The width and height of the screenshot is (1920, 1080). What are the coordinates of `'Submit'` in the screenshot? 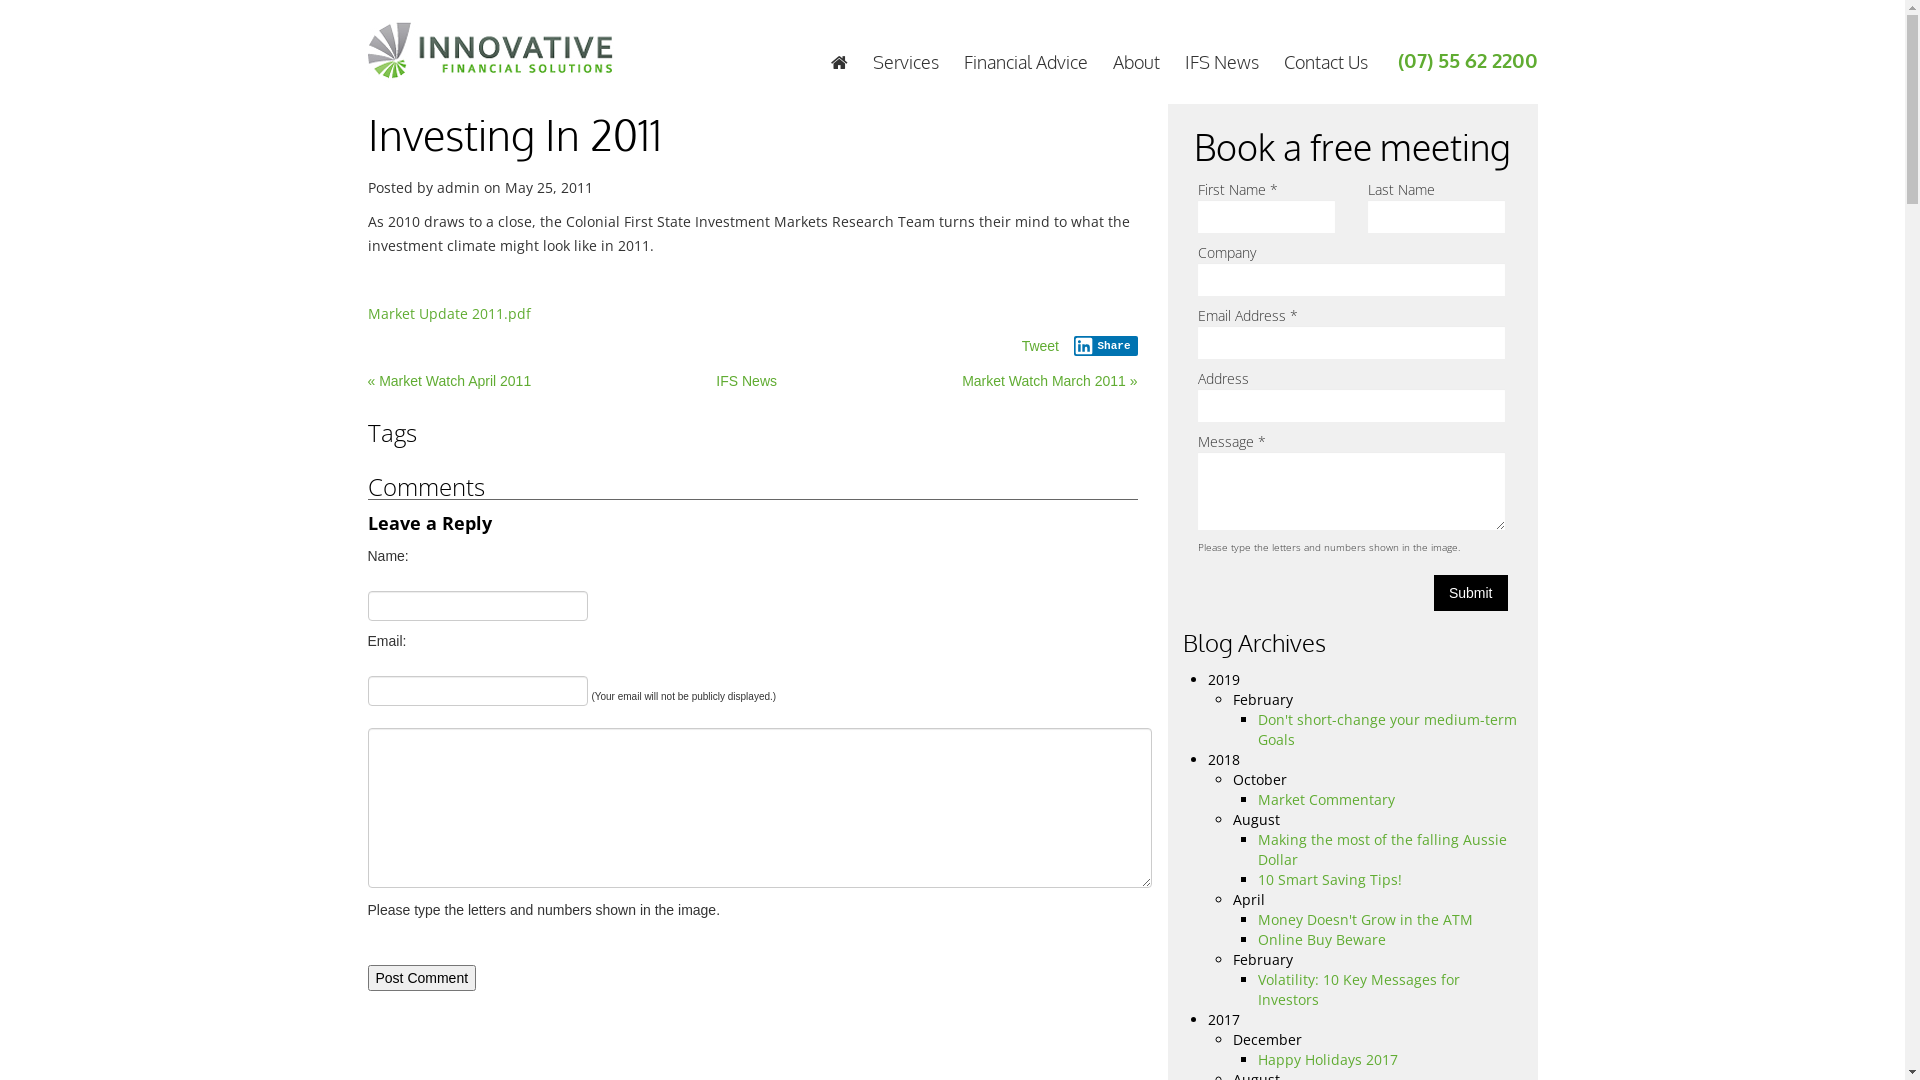 It's located at (1470, 592).